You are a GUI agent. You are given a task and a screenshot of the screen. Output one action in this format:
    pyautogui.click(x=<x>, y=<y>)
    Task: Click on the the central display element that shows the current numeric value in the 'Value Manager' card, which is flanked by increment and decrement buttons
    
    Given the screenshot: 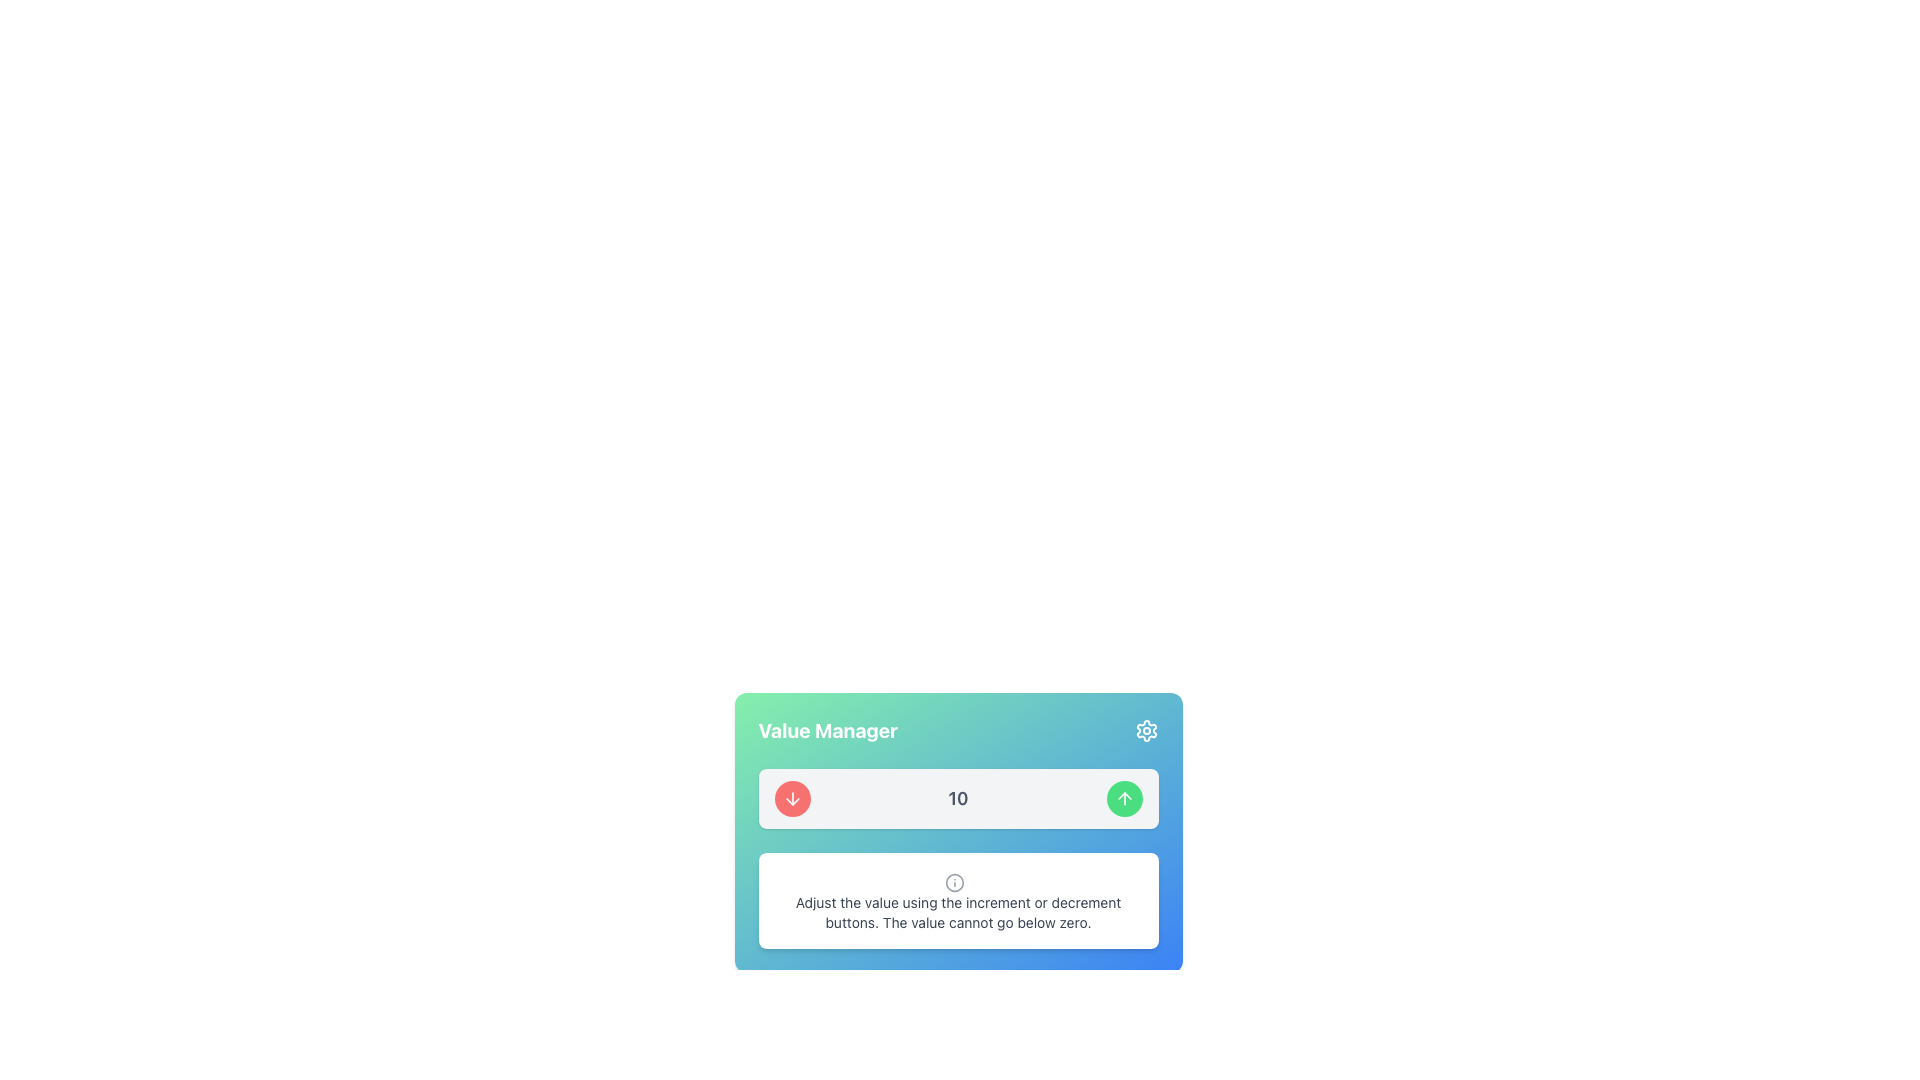 What is the action you would take?
    pyautogui.click(x=957, y=797)
    